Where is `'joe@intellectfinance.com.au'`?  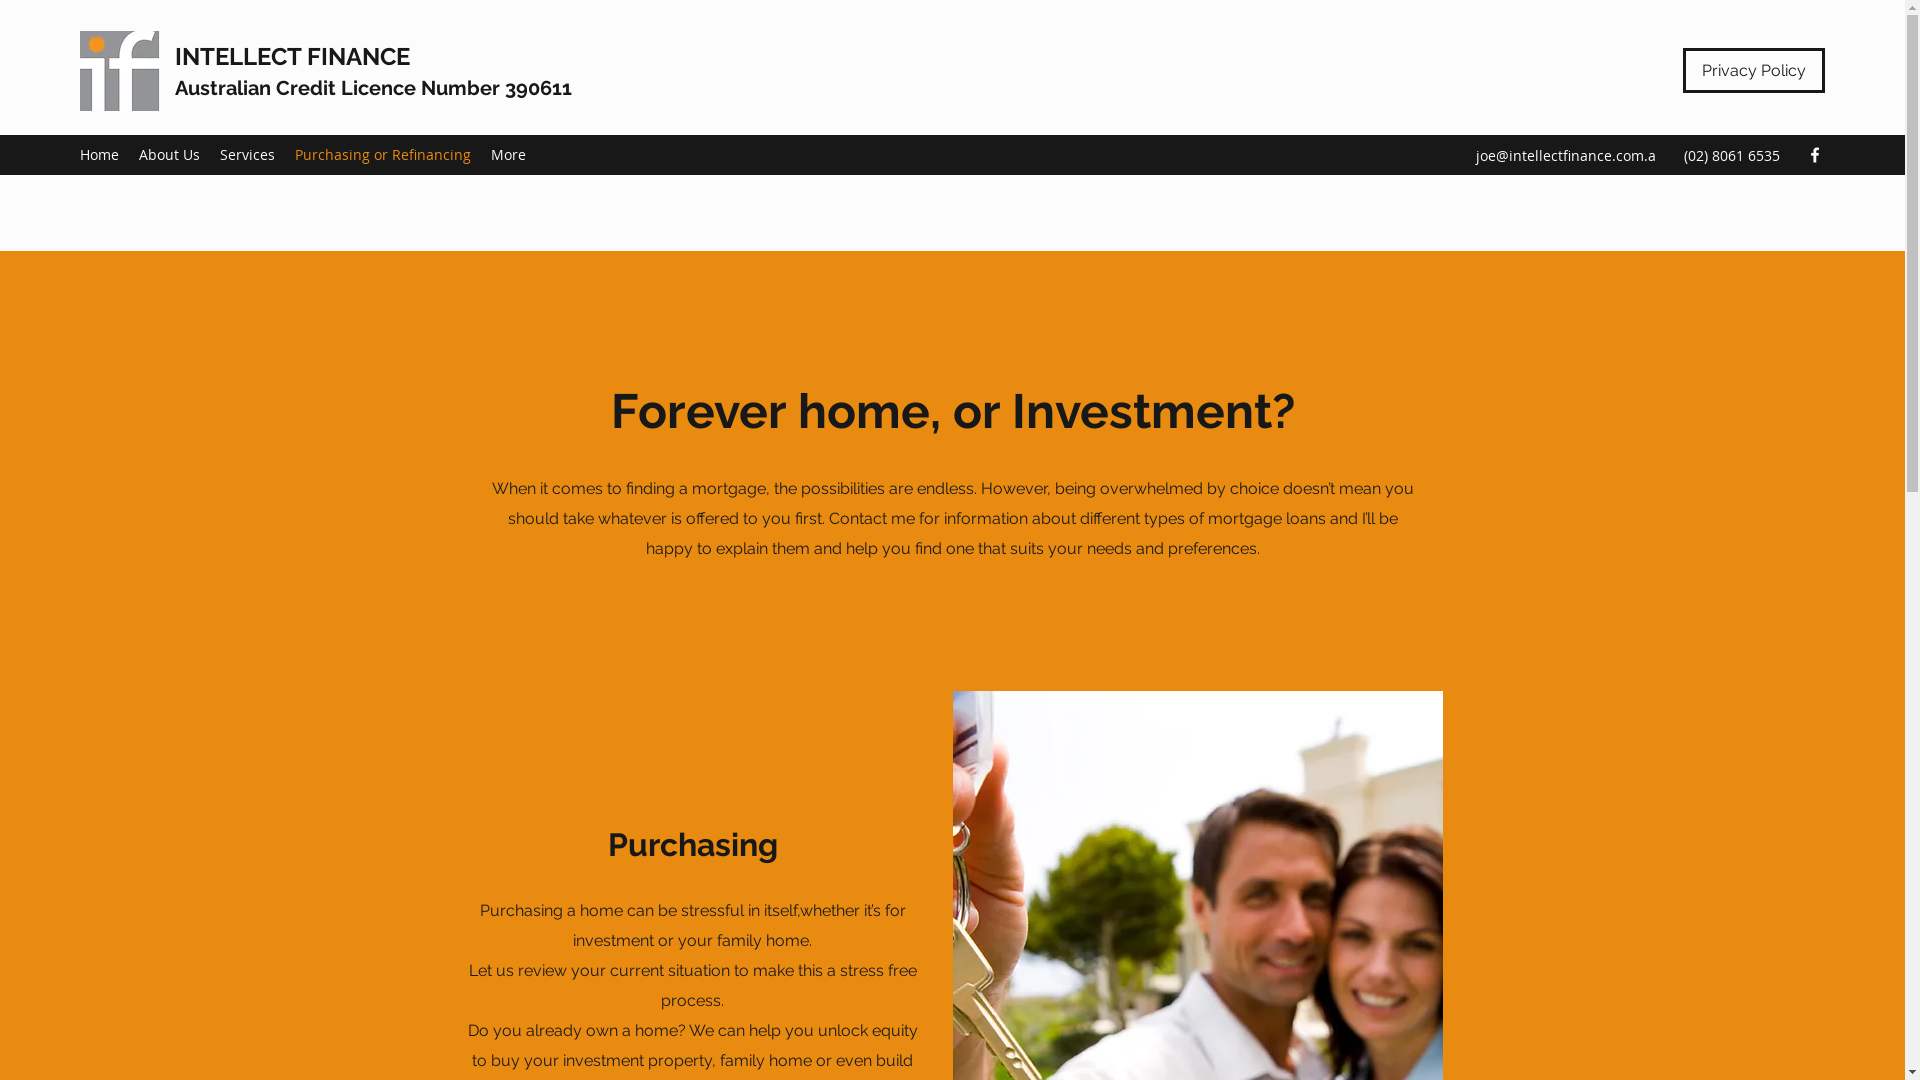 'joe@intellectfinance.com.au' is located at coordinates (1564, 167).